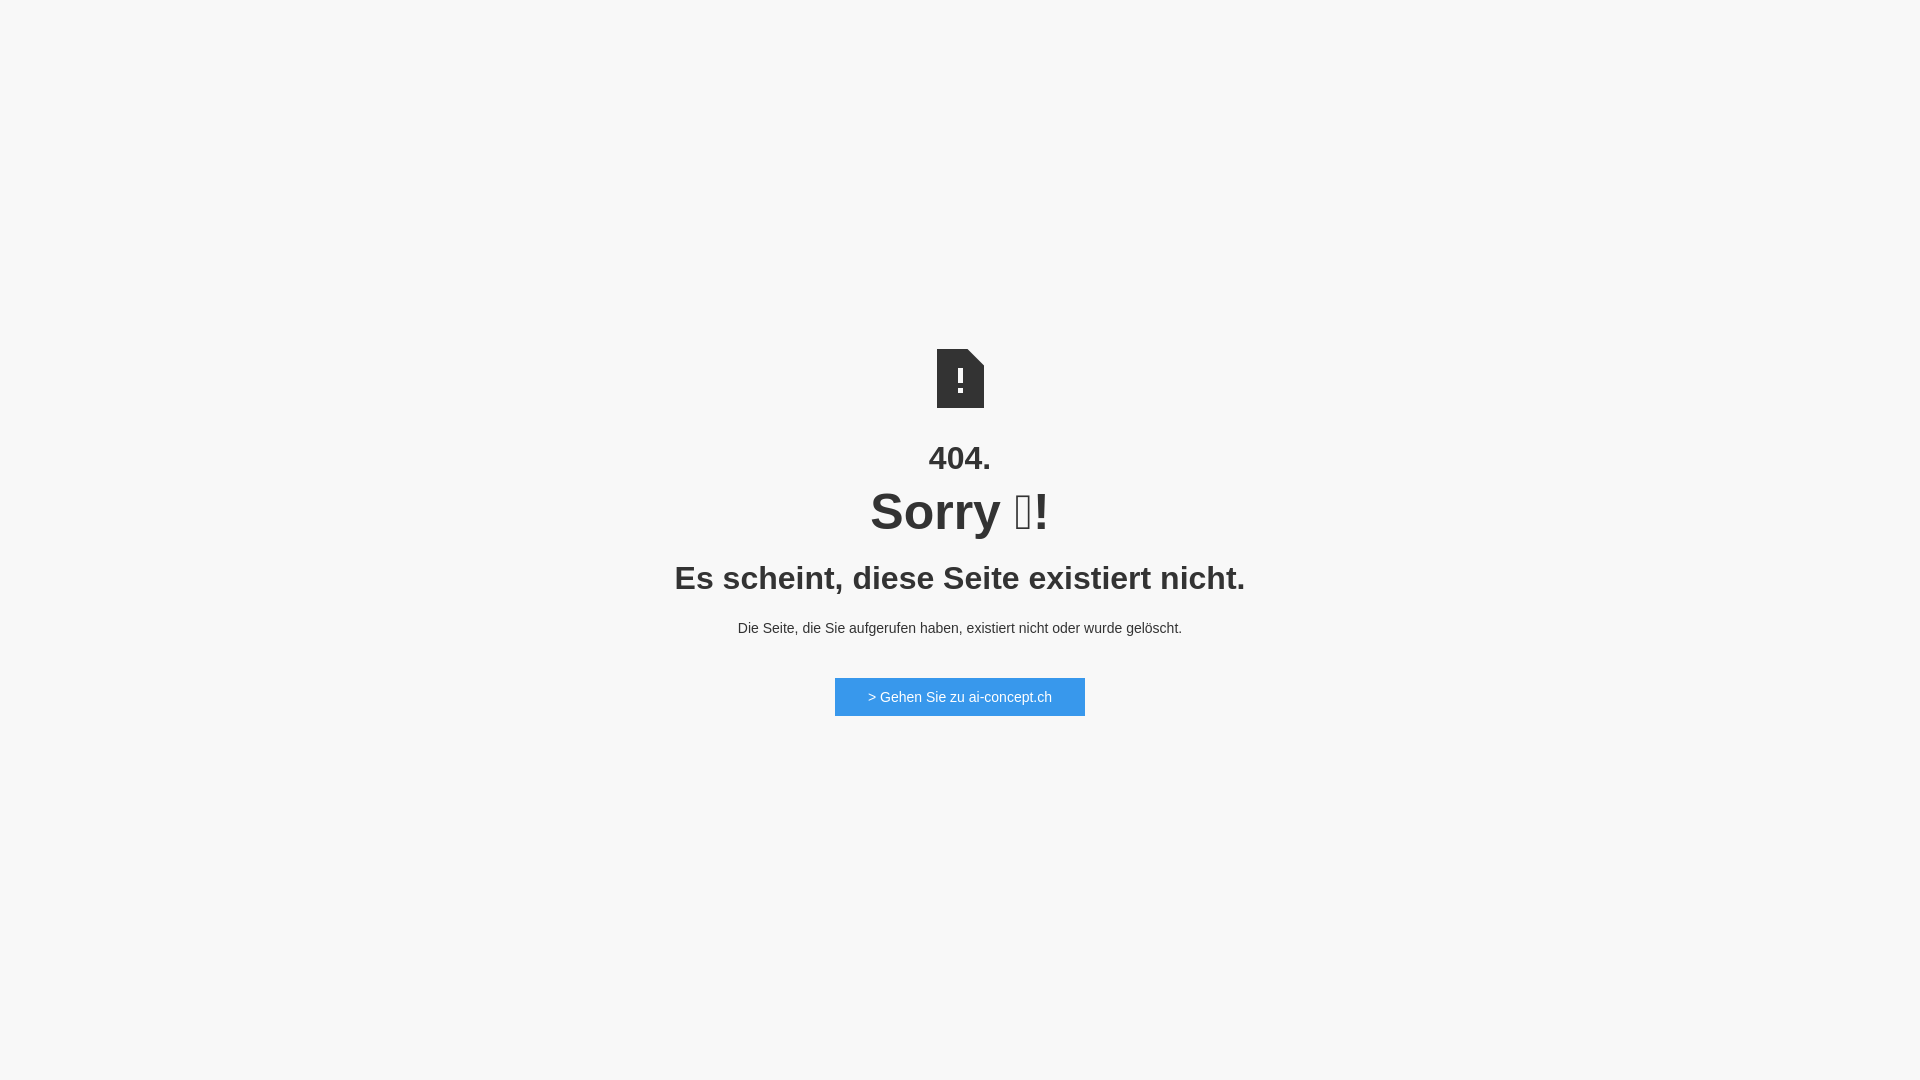  Describe the element at coordinates (835, 696) in the screenshot. I see `'> Gehen Sie zu ai-concept.ch'` at that location.